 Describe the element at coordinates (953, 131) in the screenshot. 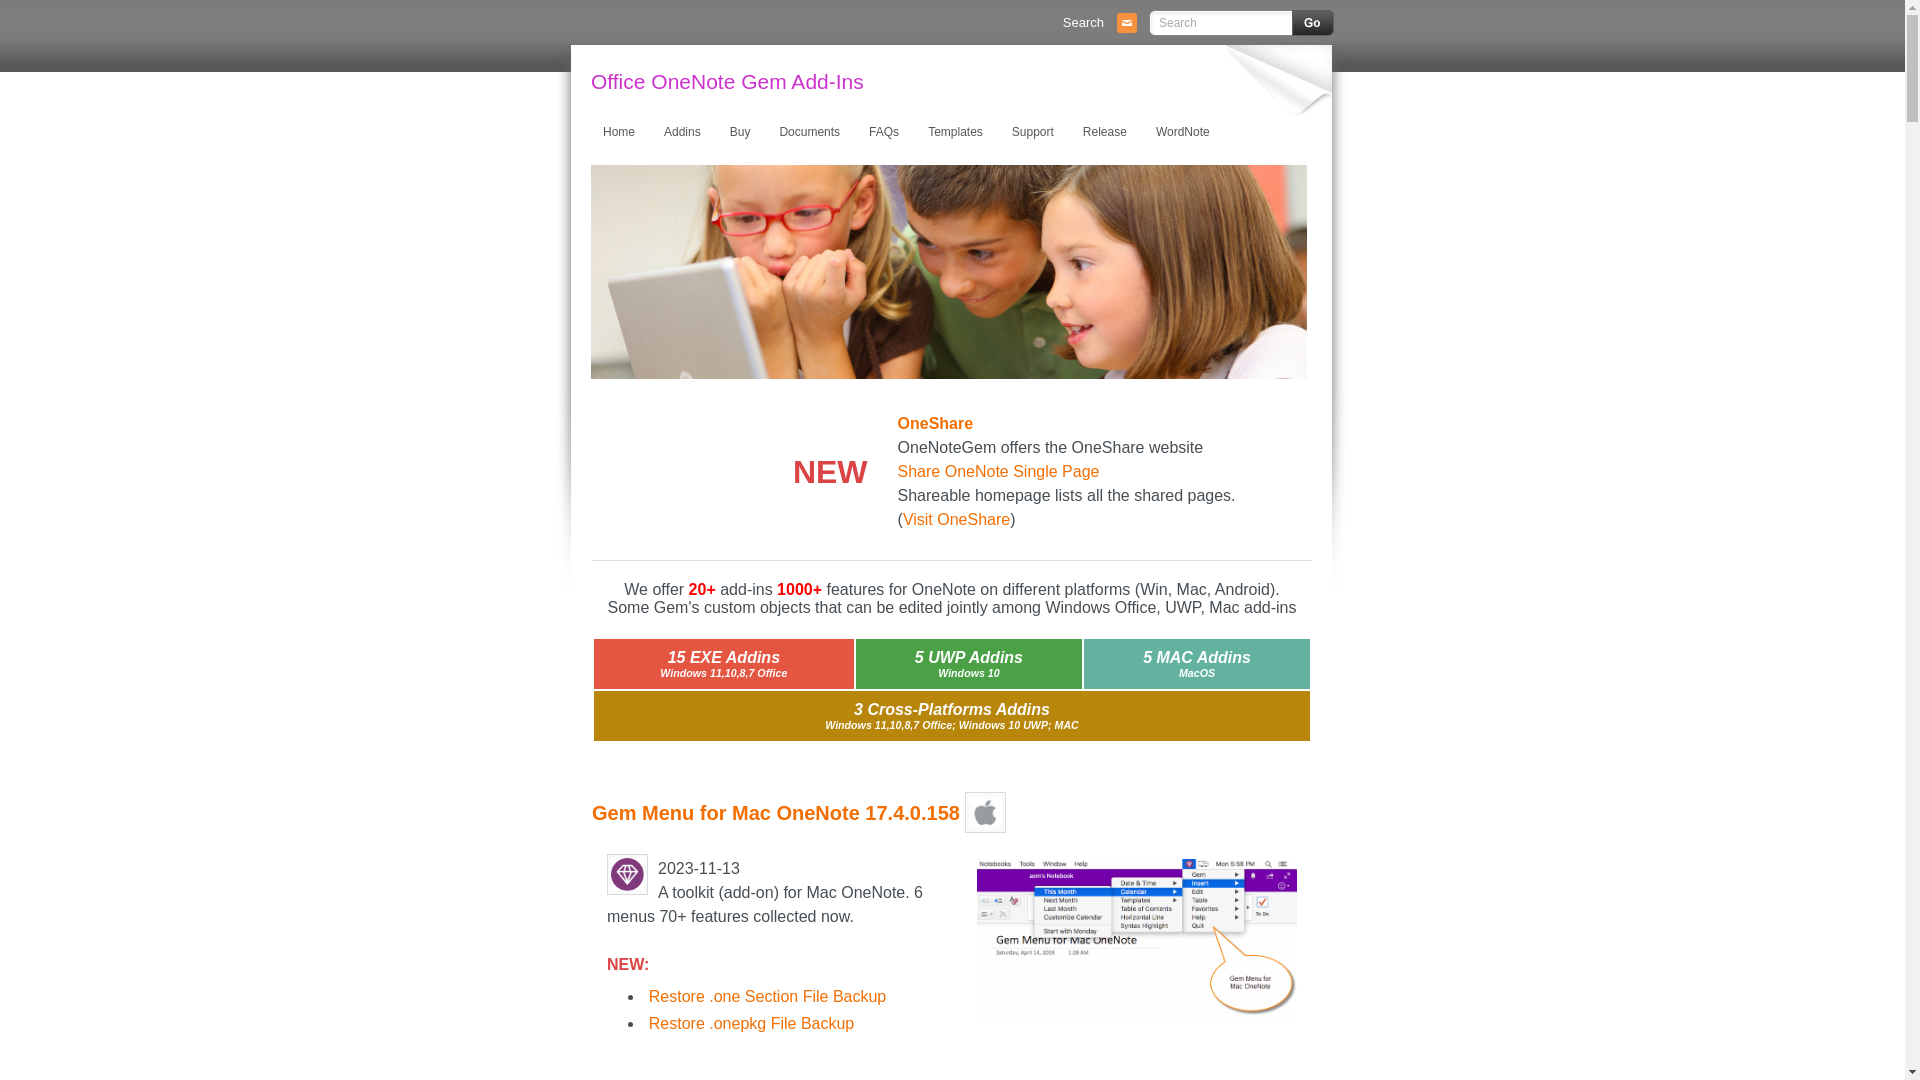

I see `'Templates'` at that location.